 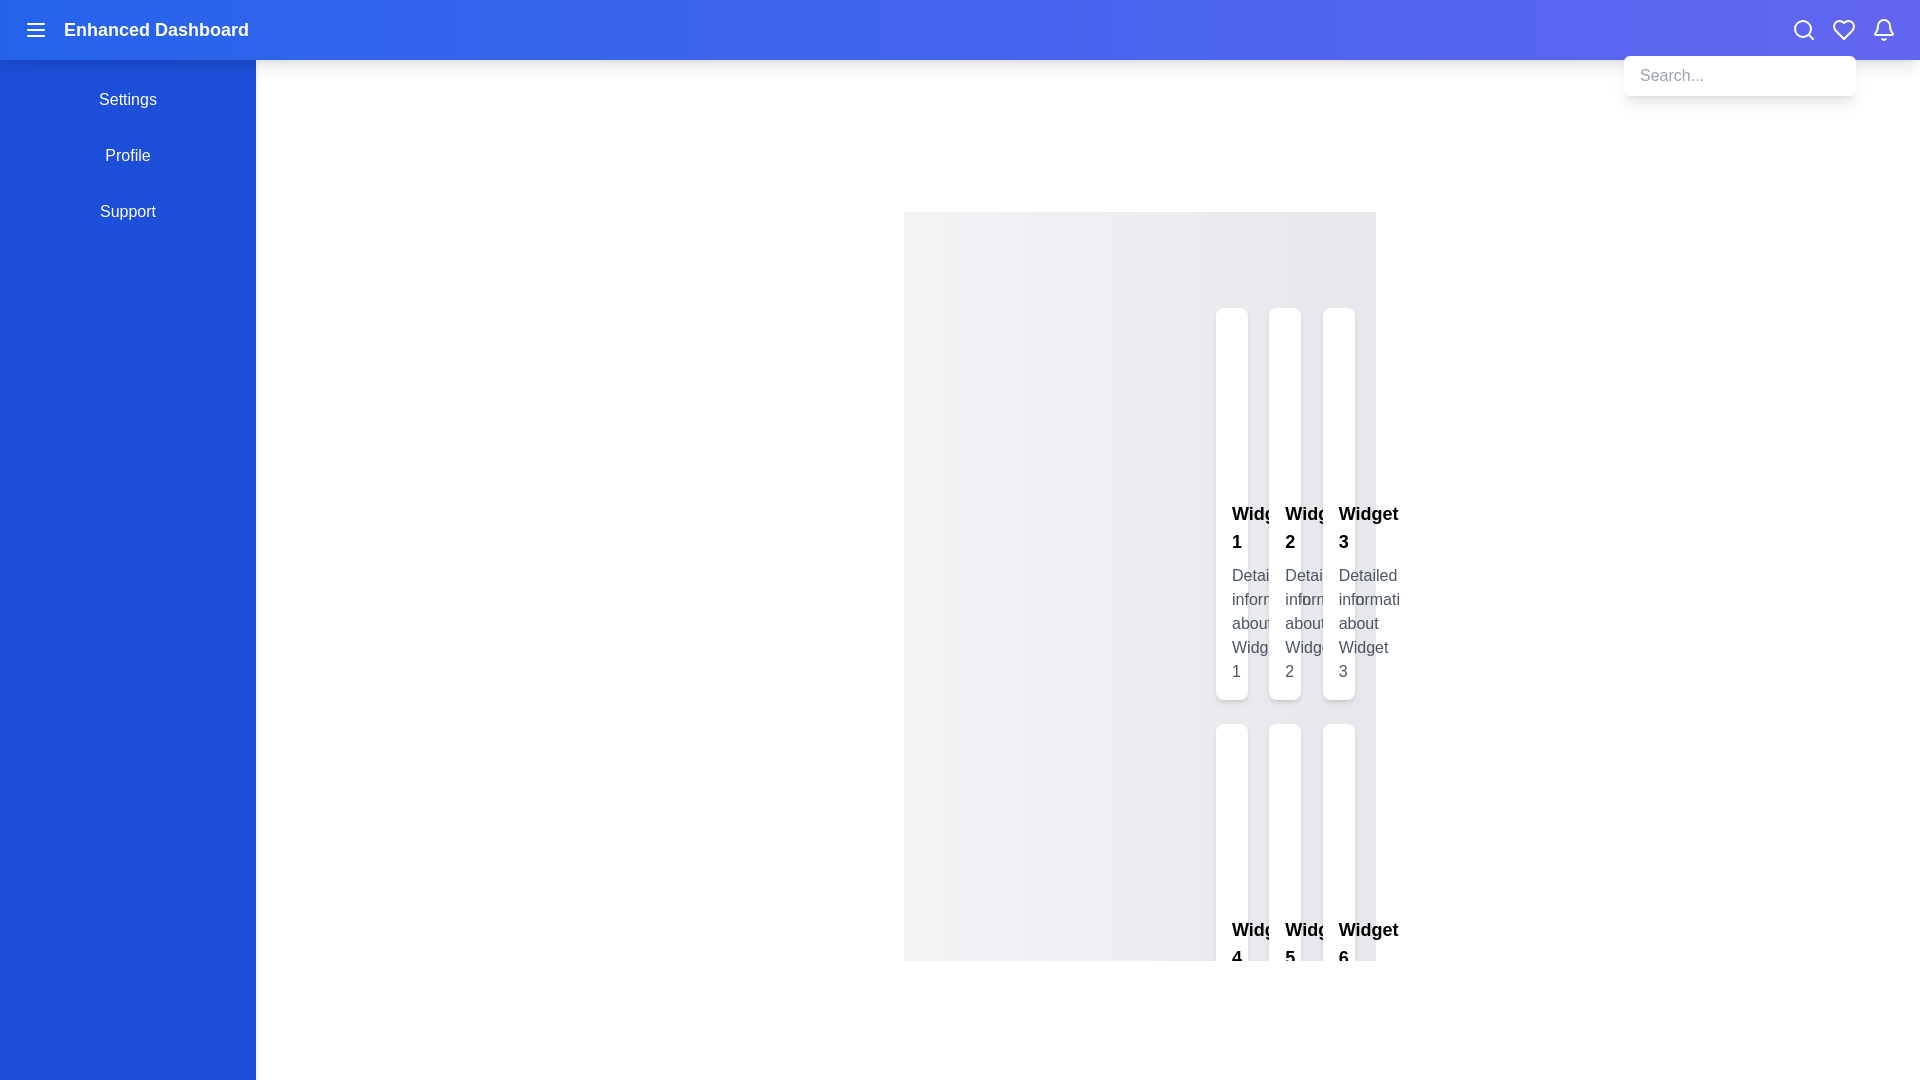 What do you see at coordinates (1803, 29) in the screenshot?
I see `the SVG Circle element that represents the circular glass area of the magnifying glass icon located in the top-right corner of the interface` at bounding box center [1803, 29].